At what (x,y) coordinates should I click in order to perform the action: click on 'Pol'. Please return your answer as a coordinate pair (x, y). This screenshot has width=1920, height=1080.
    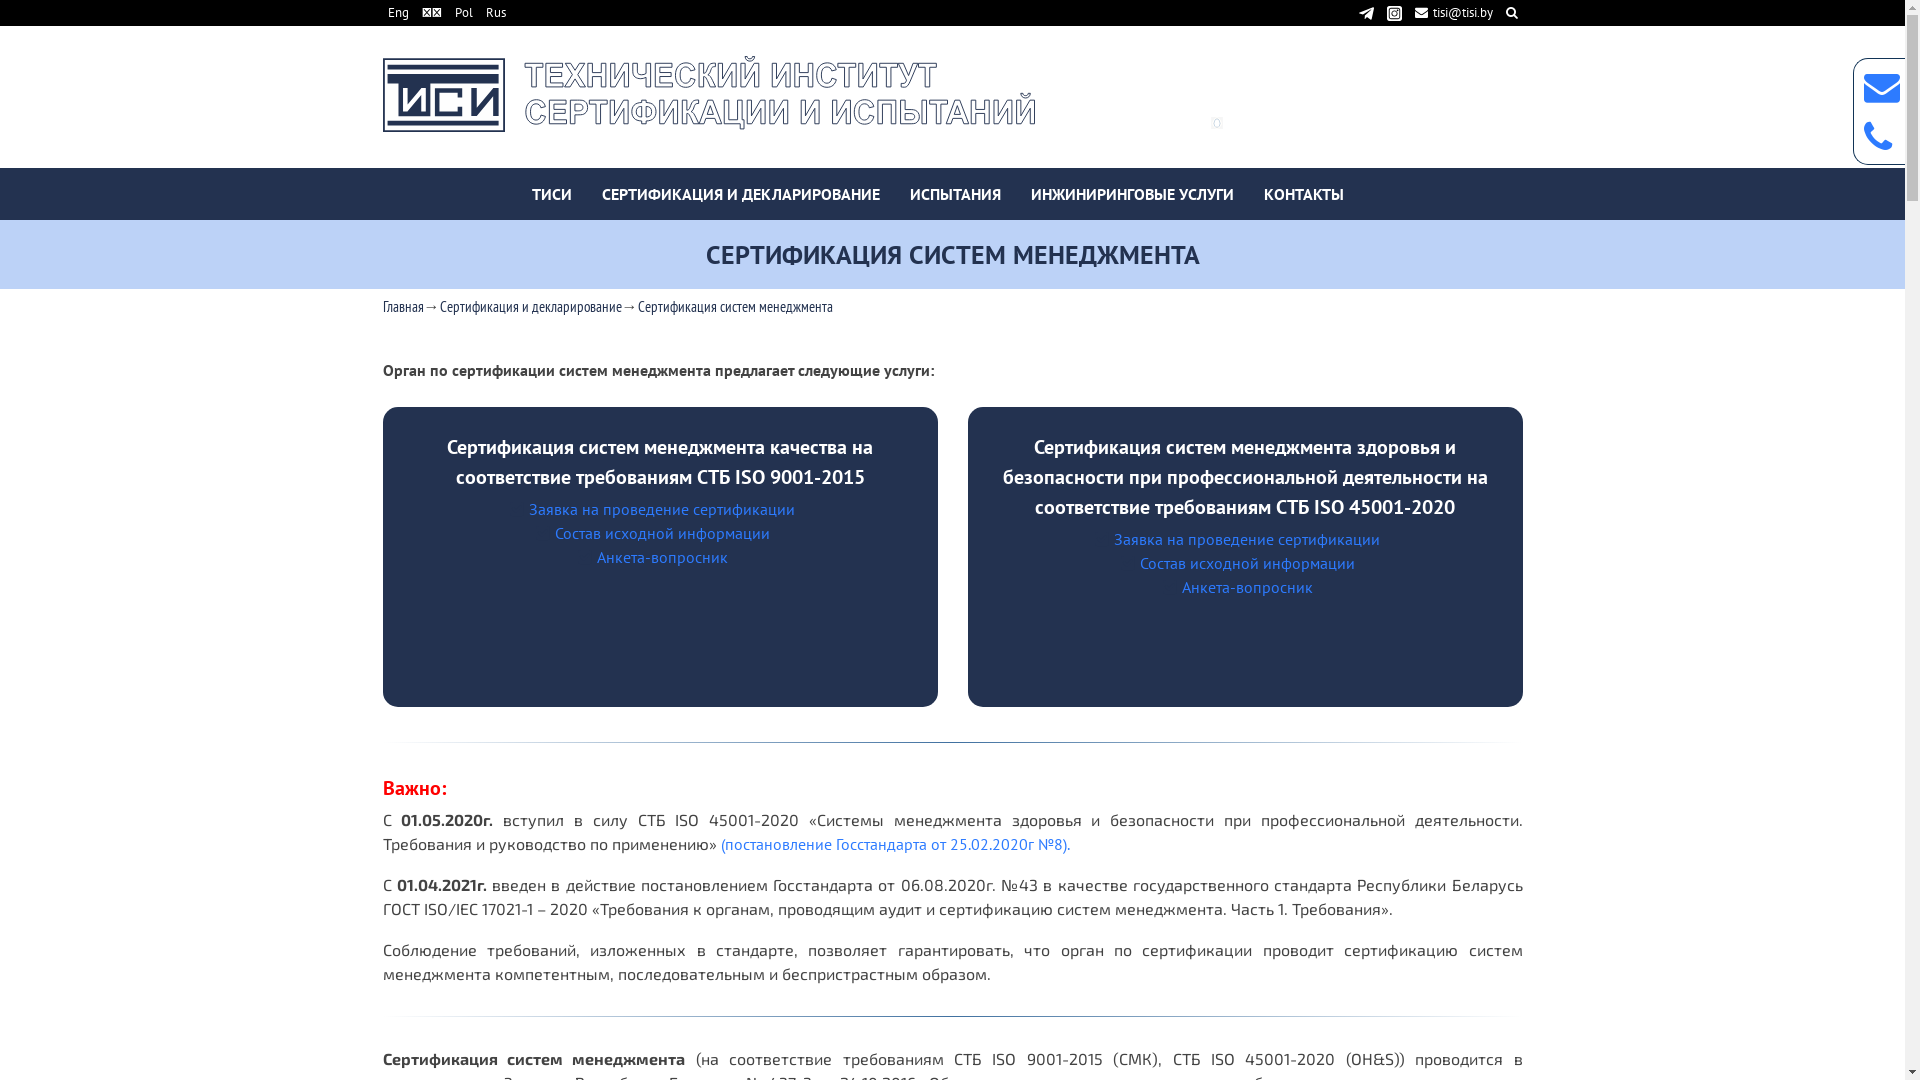
    Looking at the image, I should click on (461, 12).